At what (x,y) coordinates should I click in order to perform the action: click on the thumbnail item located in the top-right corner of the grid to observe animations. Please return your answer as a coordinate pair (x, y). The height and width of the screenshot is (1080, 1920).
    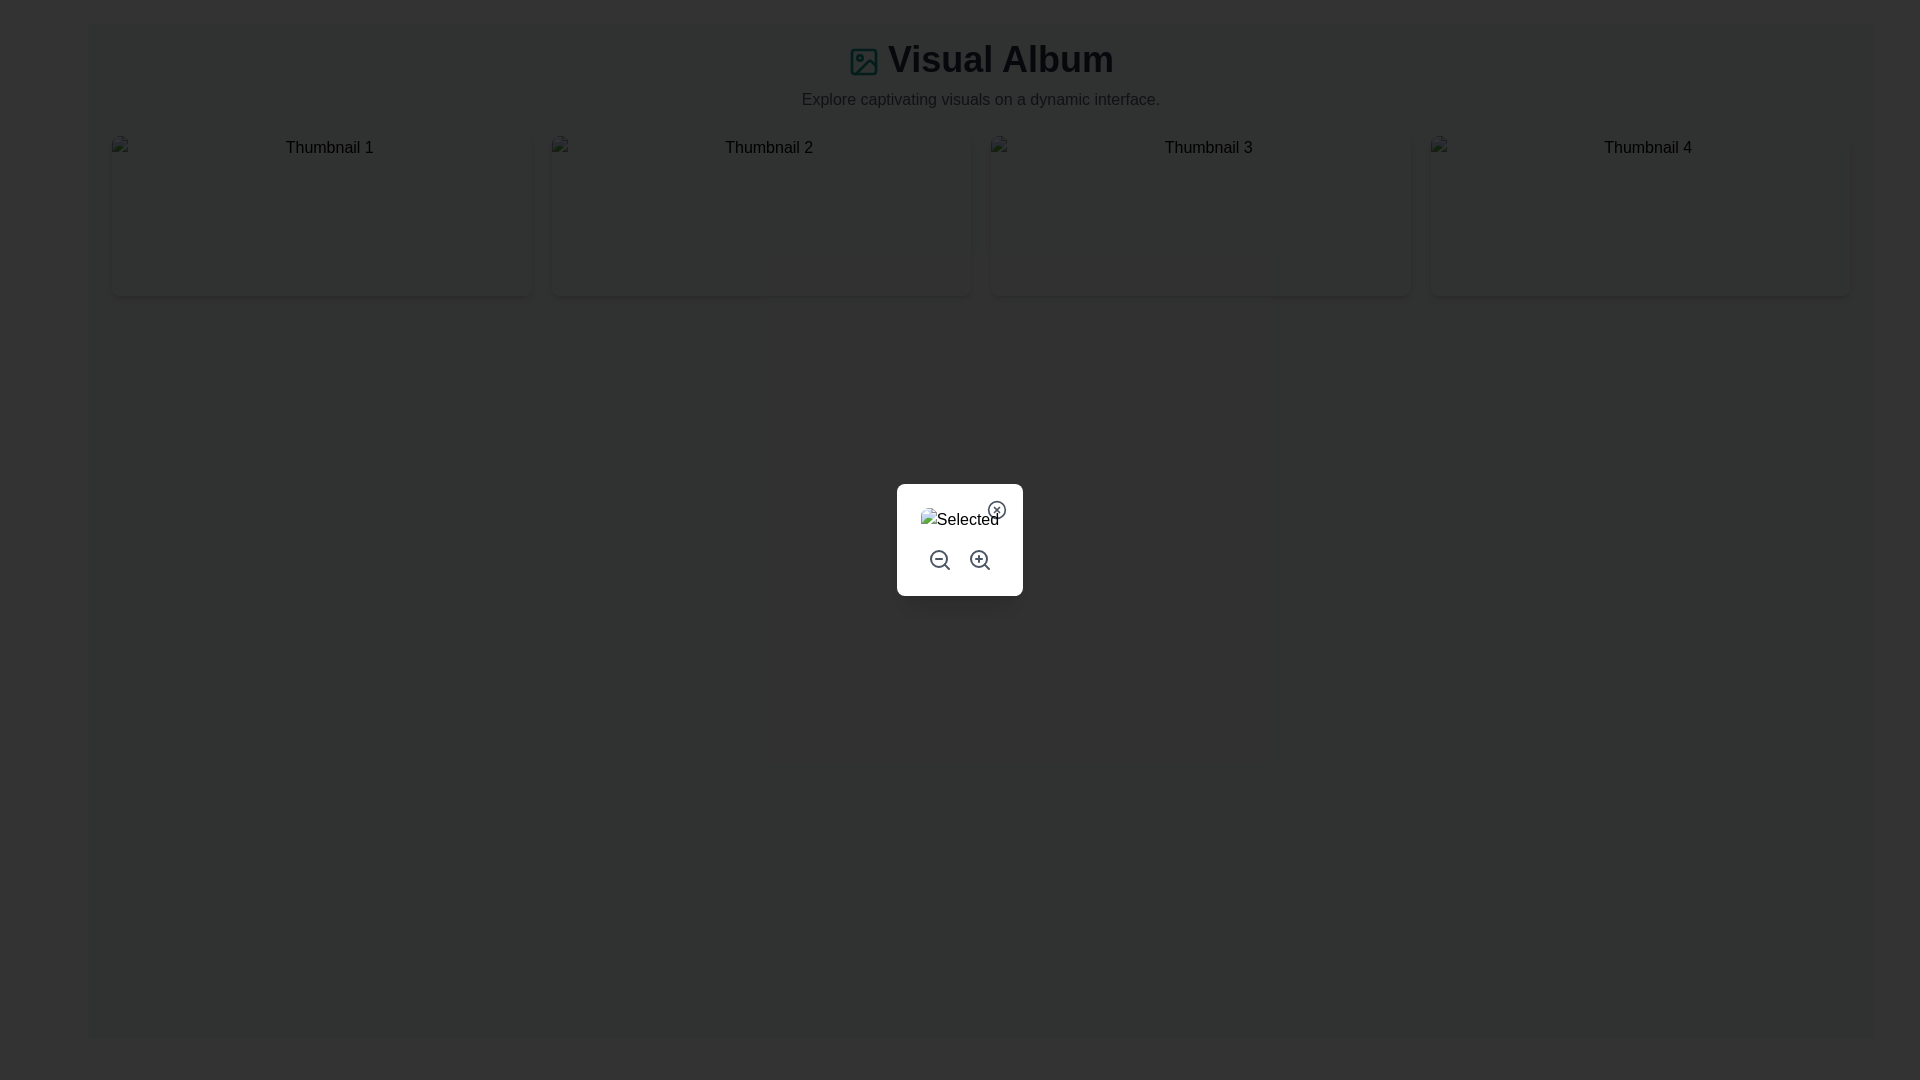
    Looking at the image, I should click on (1640, 216).